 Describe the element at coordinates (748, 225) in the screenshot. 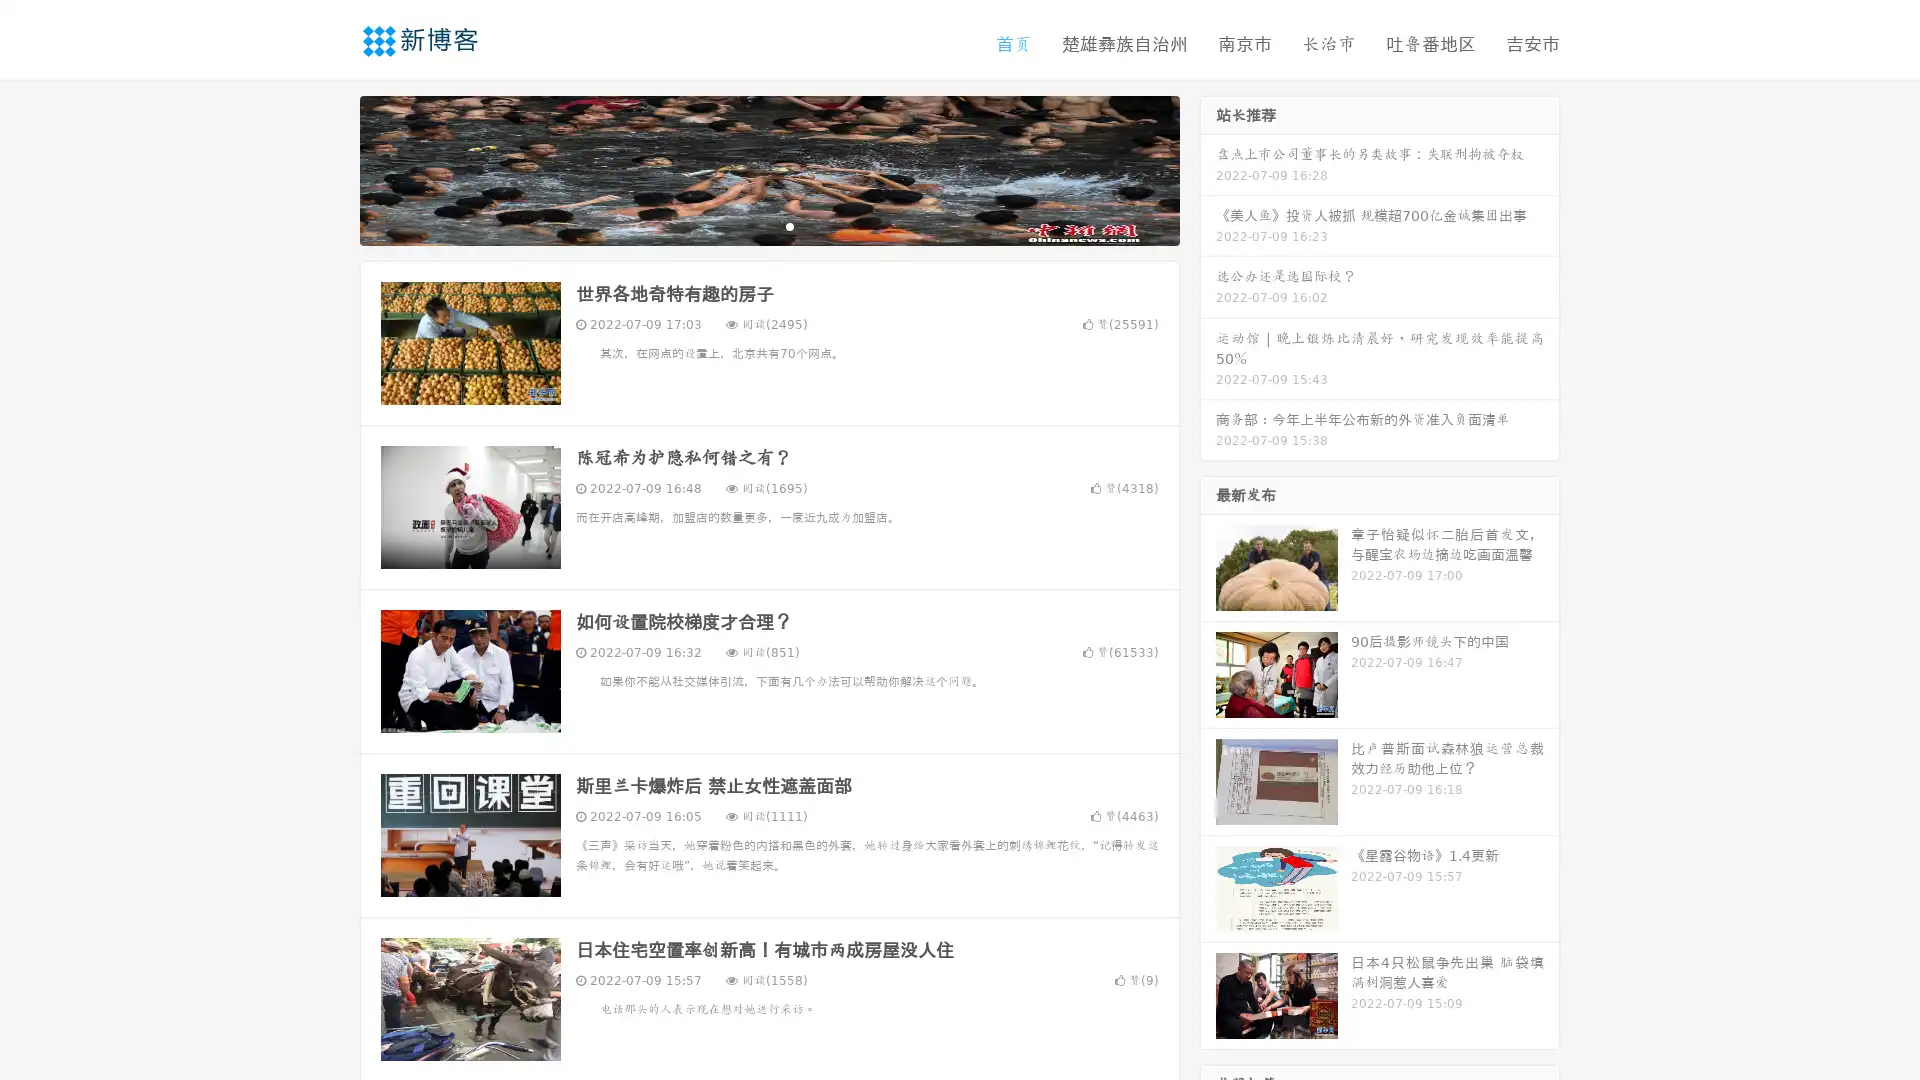

I see `Go to slide 1` at that location.